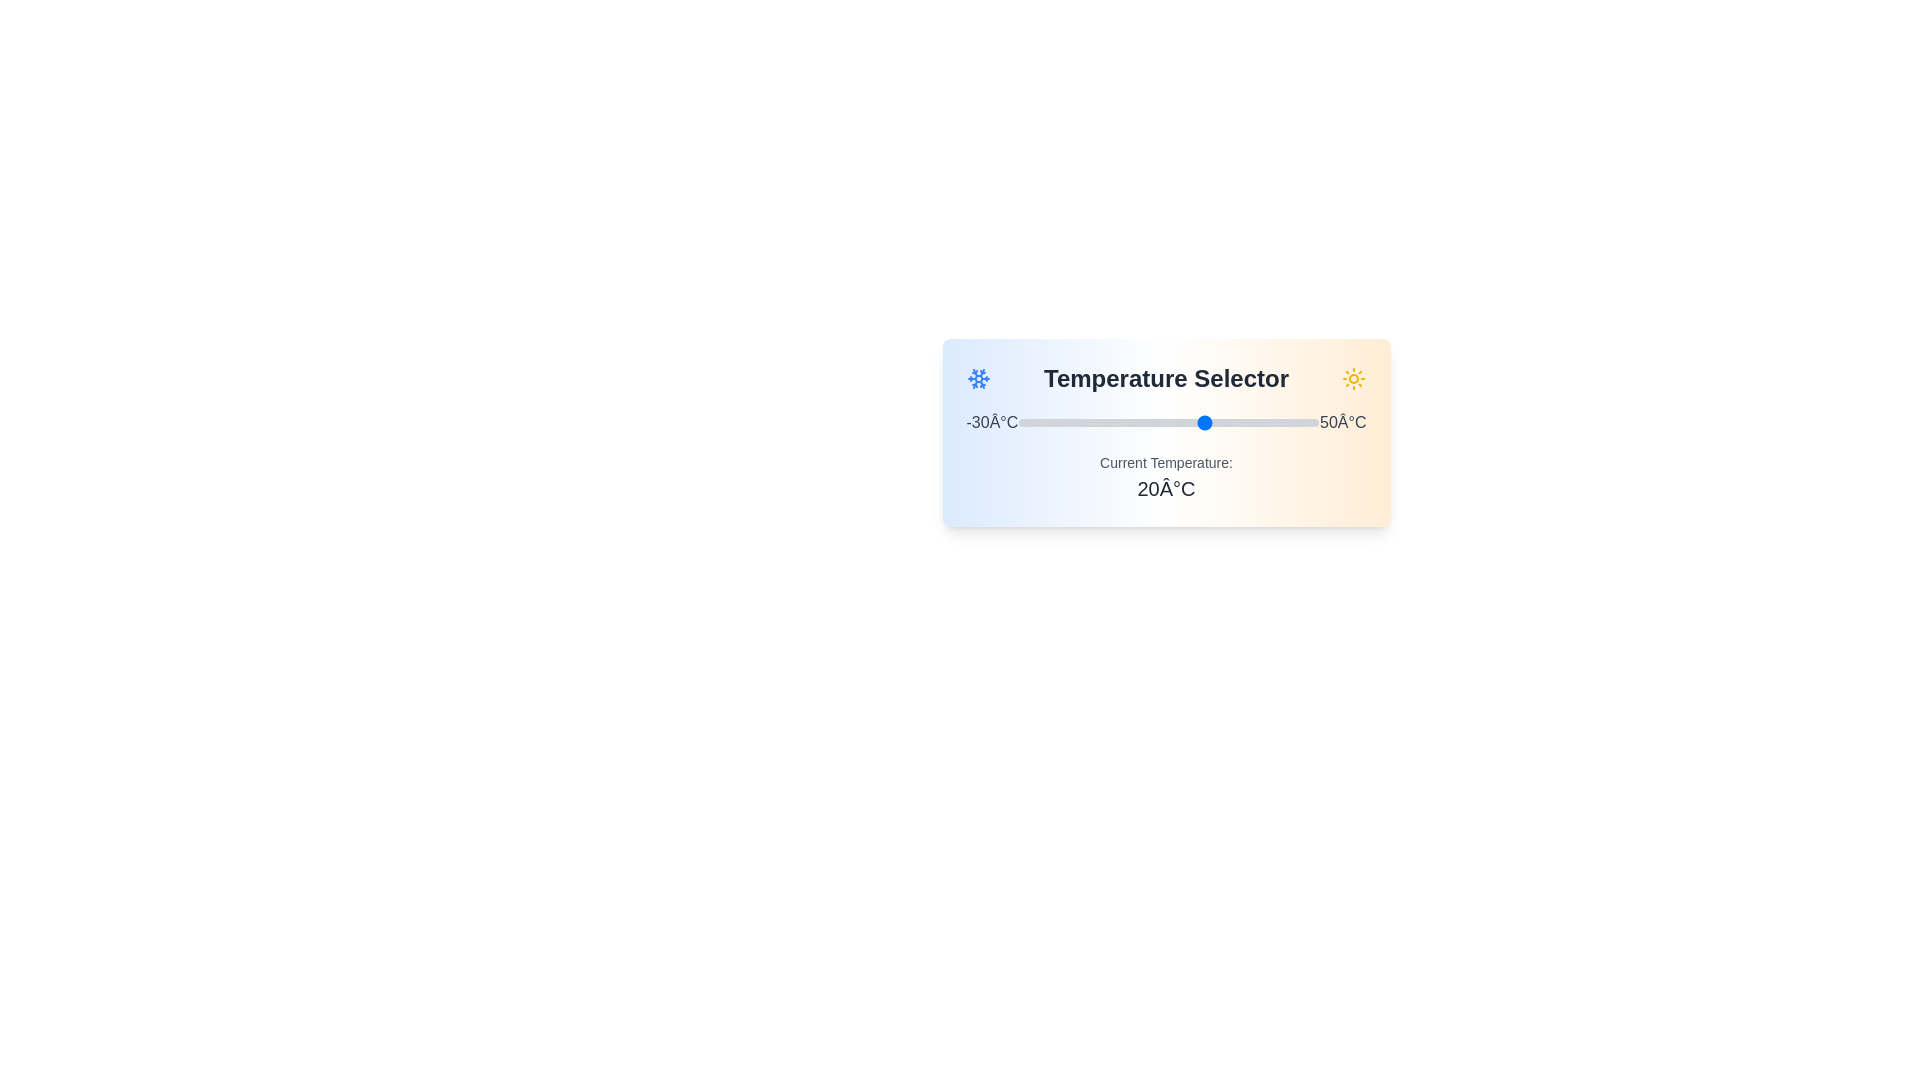  What do you see at coordinates (978, 378) in the screenshot?
I see `the snowflake icon, which is represented with blue strokes and rounded edges, located to the left of the 'Temperature Selector' title` at bounding box center [978, 378].